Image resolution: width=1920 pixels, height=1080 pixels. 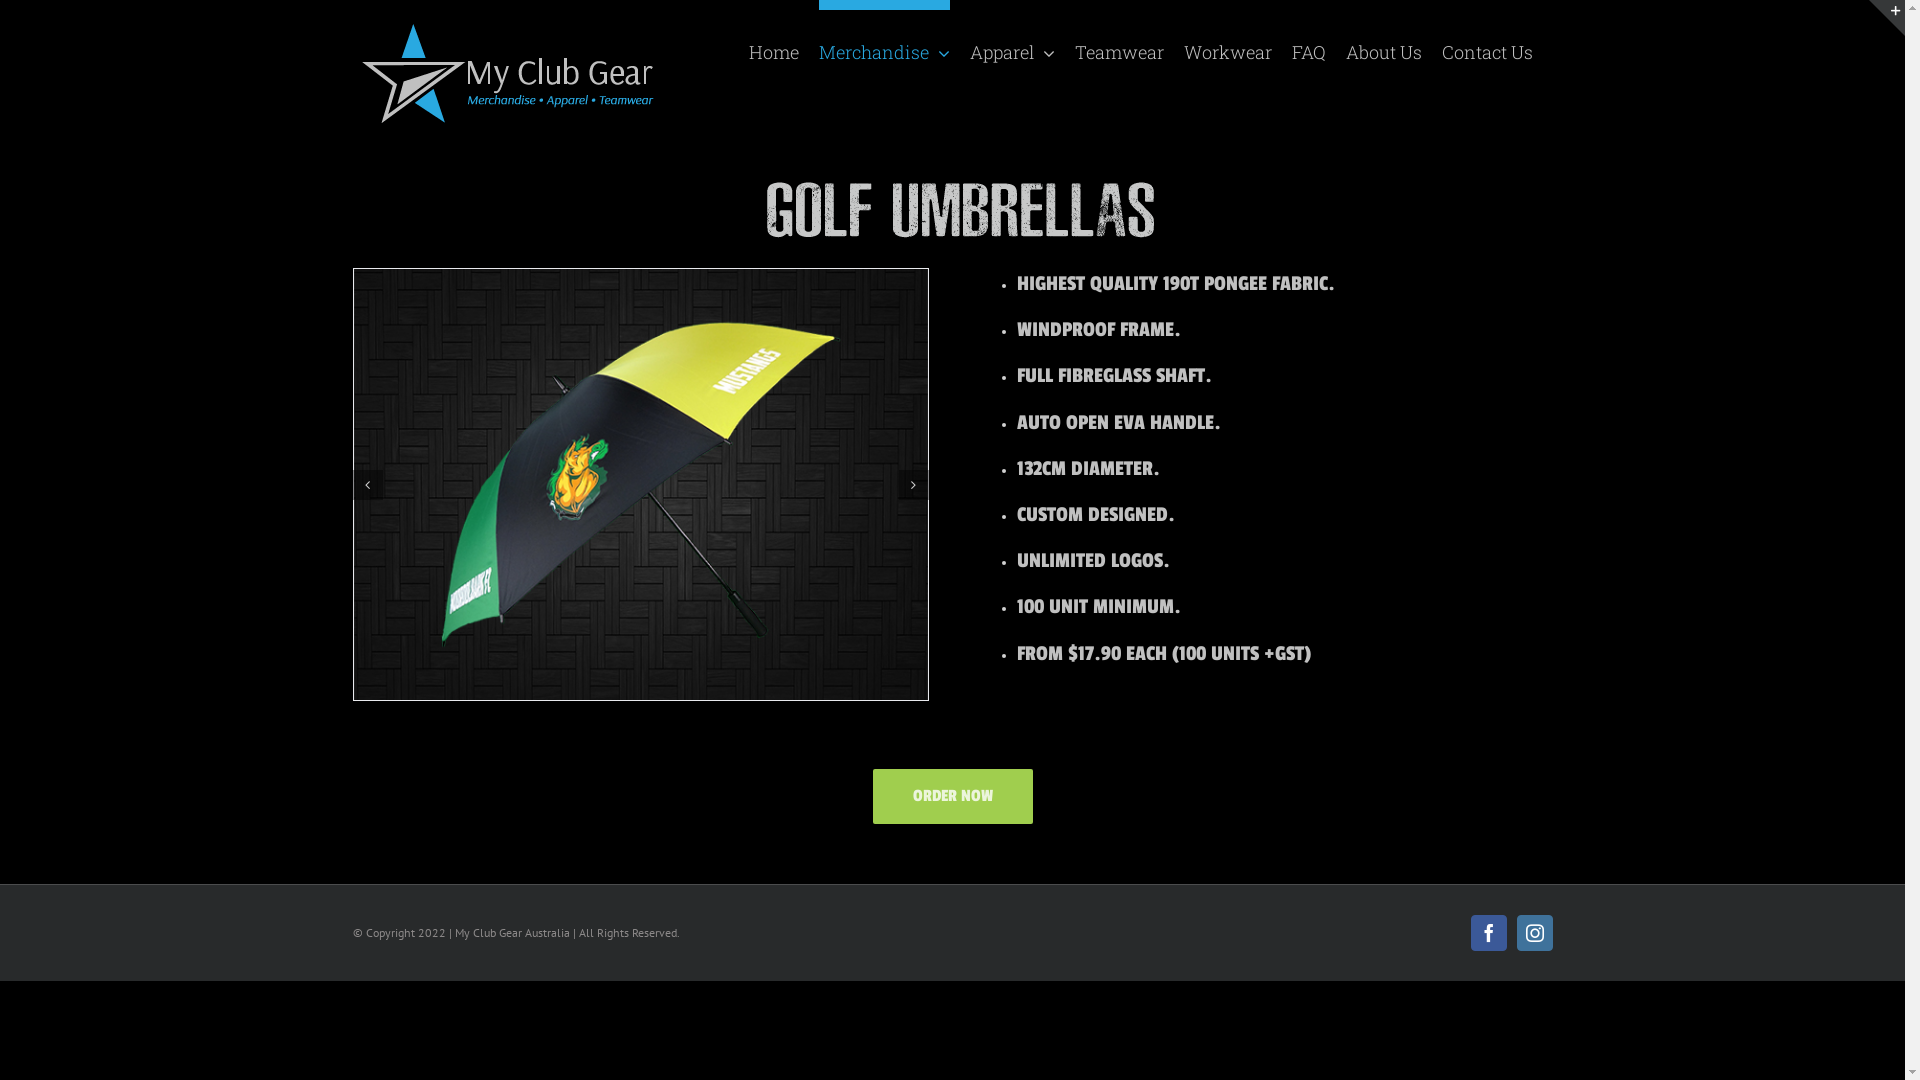 What do you see at coordinates (1309, 45) in the screenshot?
I see `'FAQ'` at bounding box center [1309, 45].